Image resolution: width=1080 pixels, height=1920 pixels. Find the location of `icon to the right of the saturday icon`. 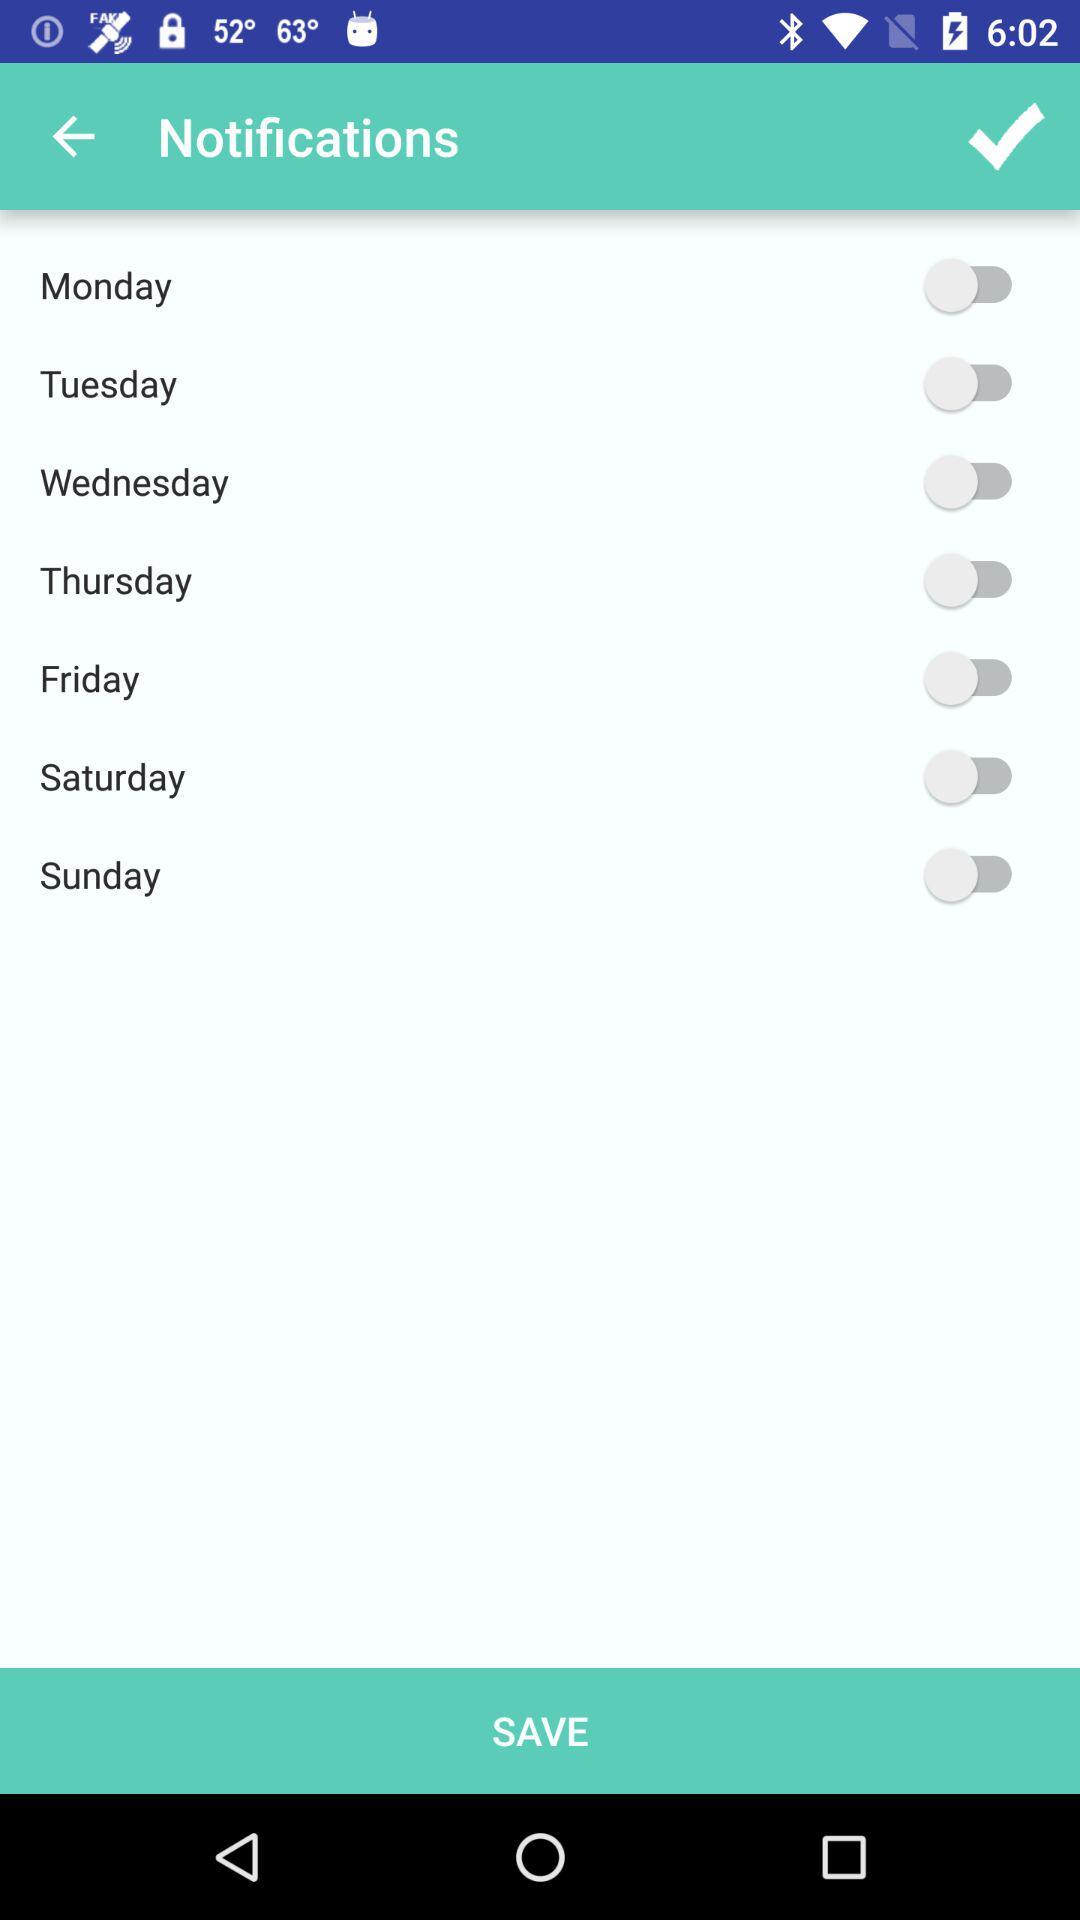

icon to the right of the saturday icon is located at coordinates (872, 775).